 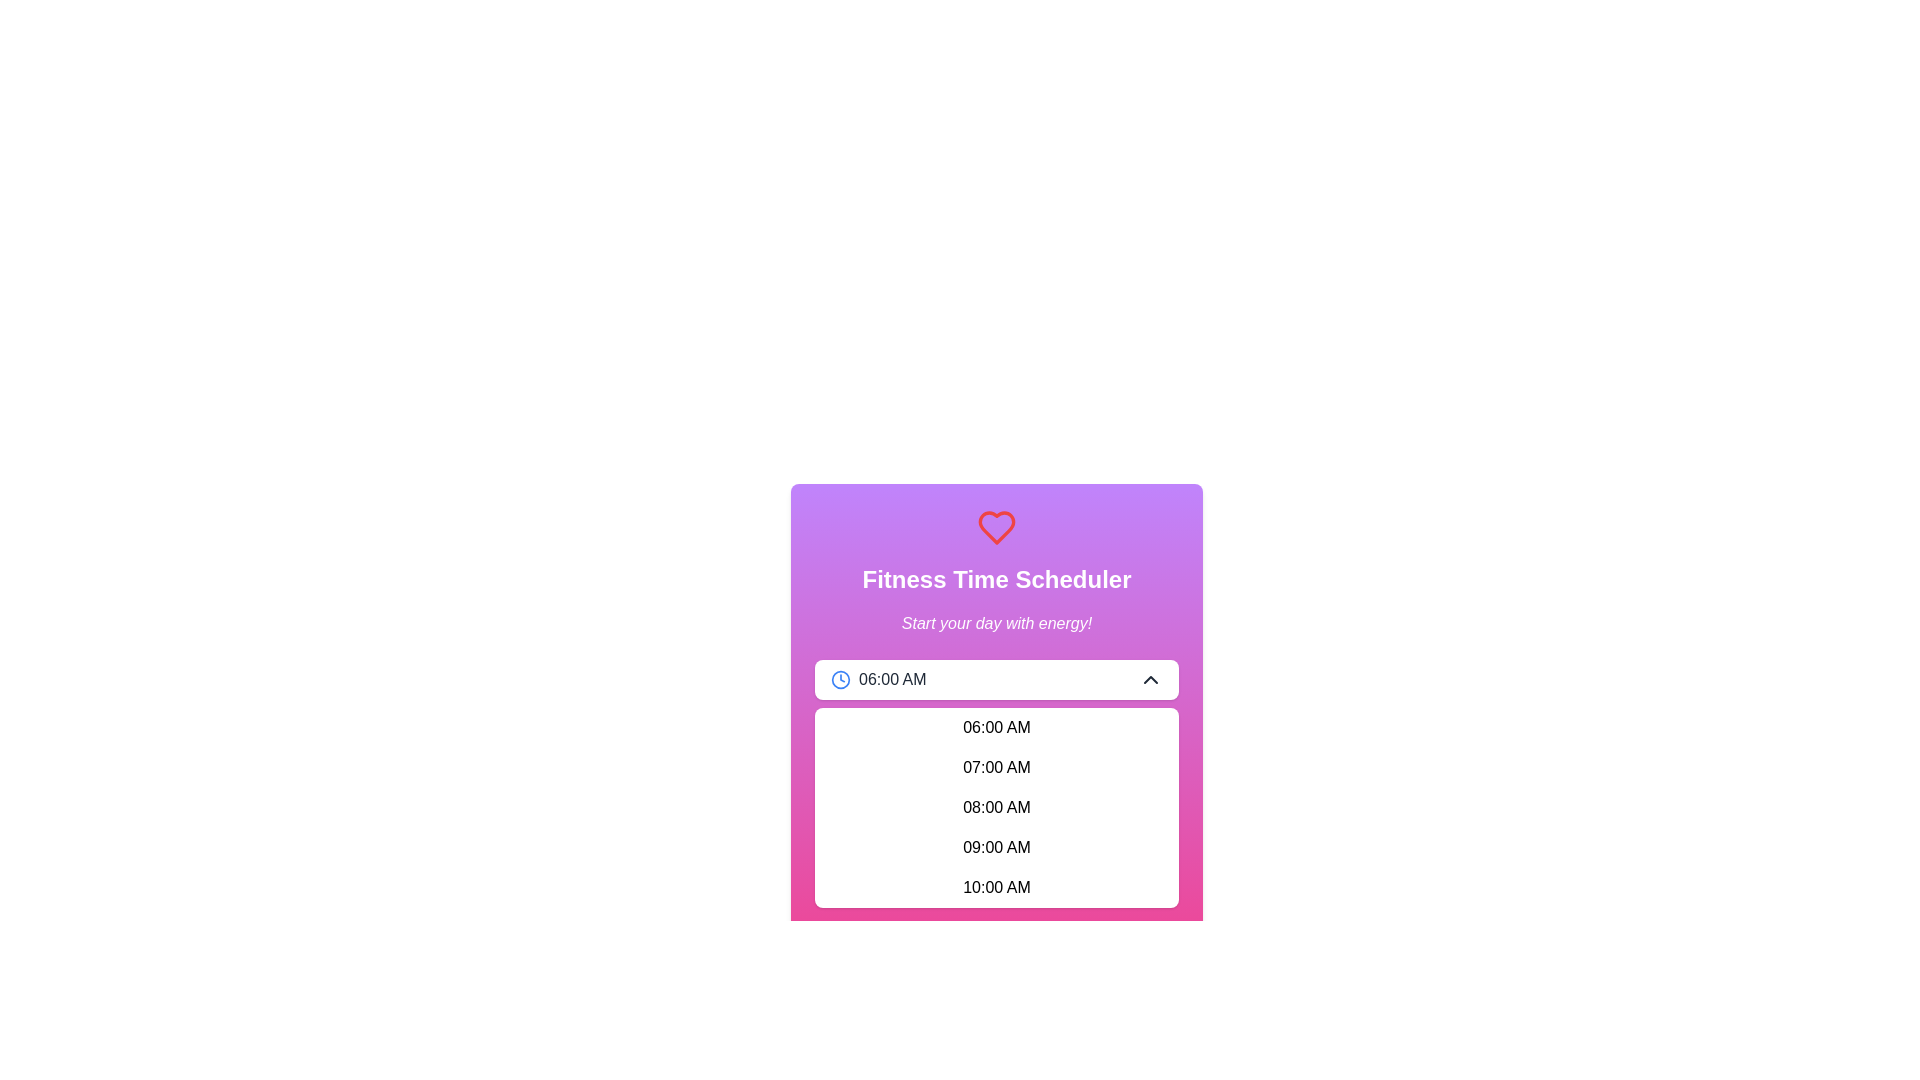 I want to click on the time selector dropdown button located below the 'Fitness Time Scheduler' text by, so click(x=997, y=678).